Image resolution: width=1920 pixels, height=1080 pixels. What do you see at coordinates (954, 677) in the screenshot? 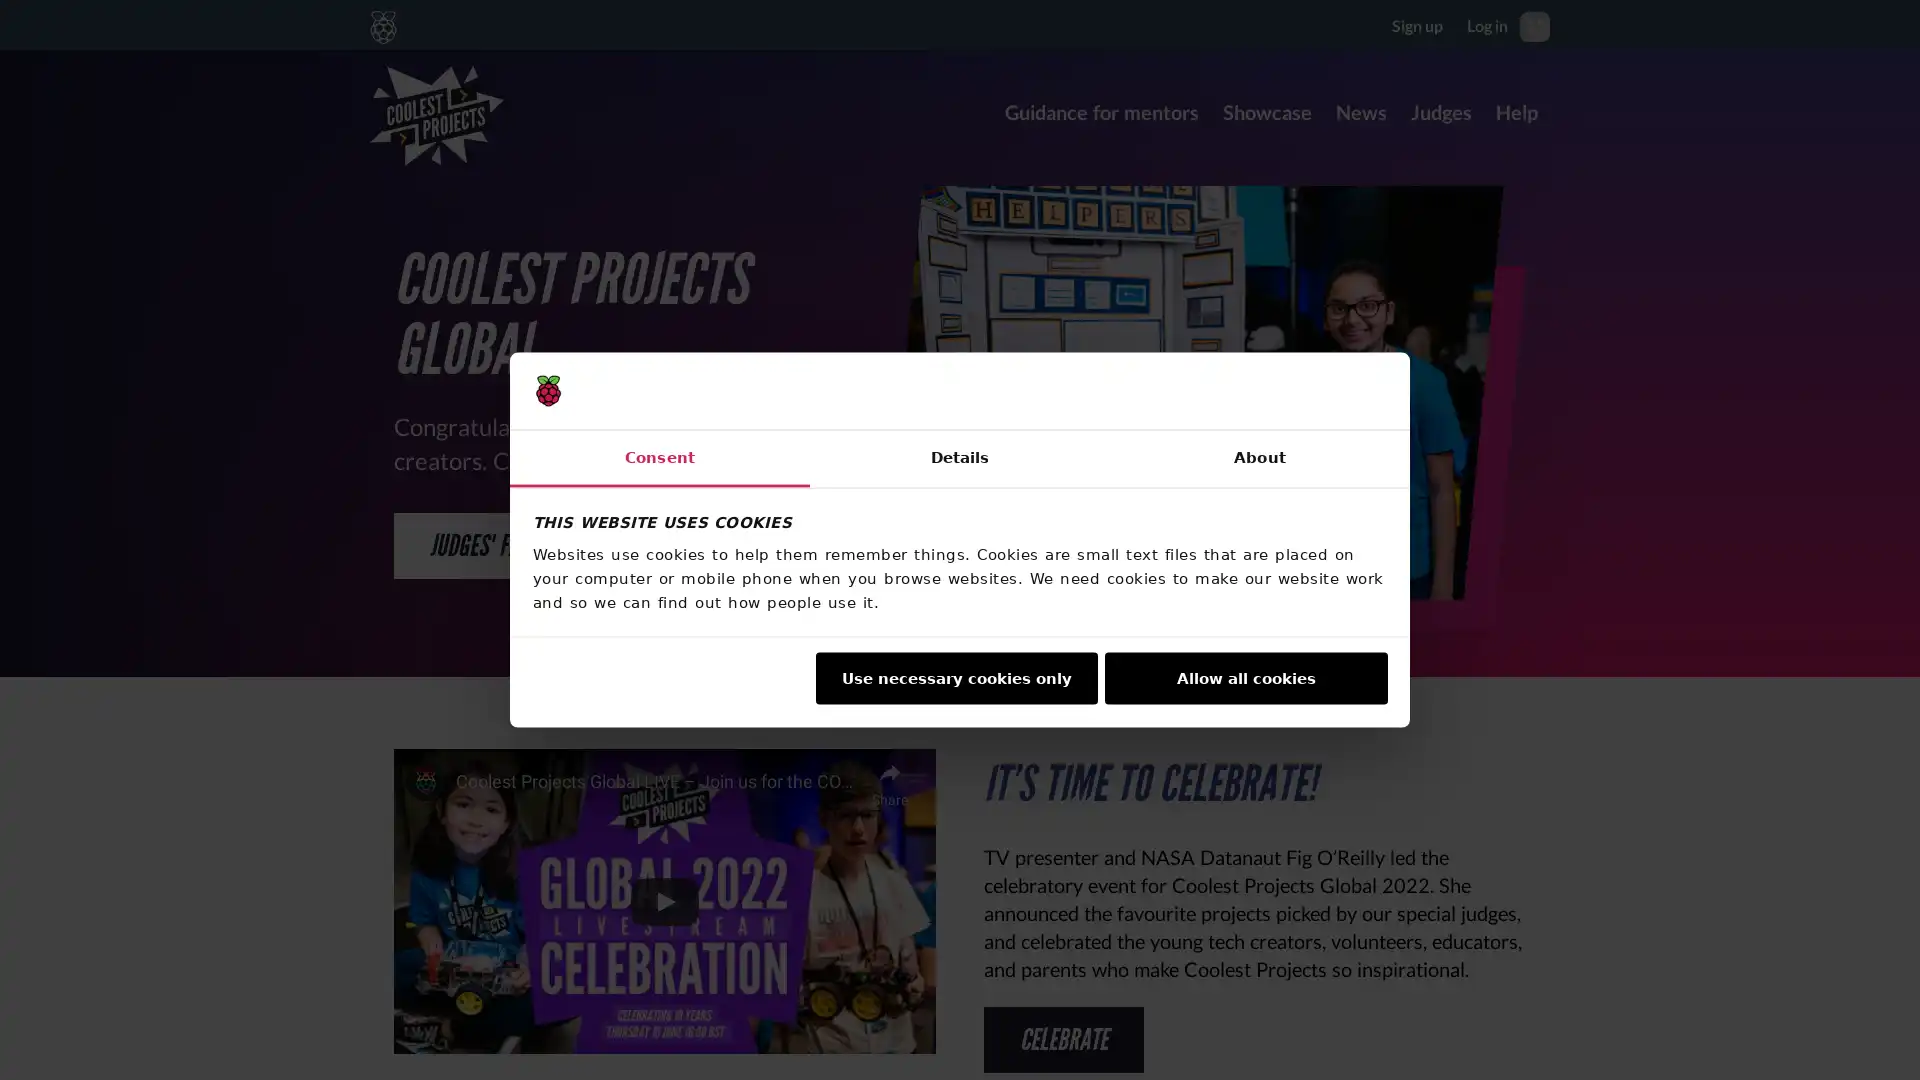
I see `Use necessary cookies only` at bounding box center [954, 677].